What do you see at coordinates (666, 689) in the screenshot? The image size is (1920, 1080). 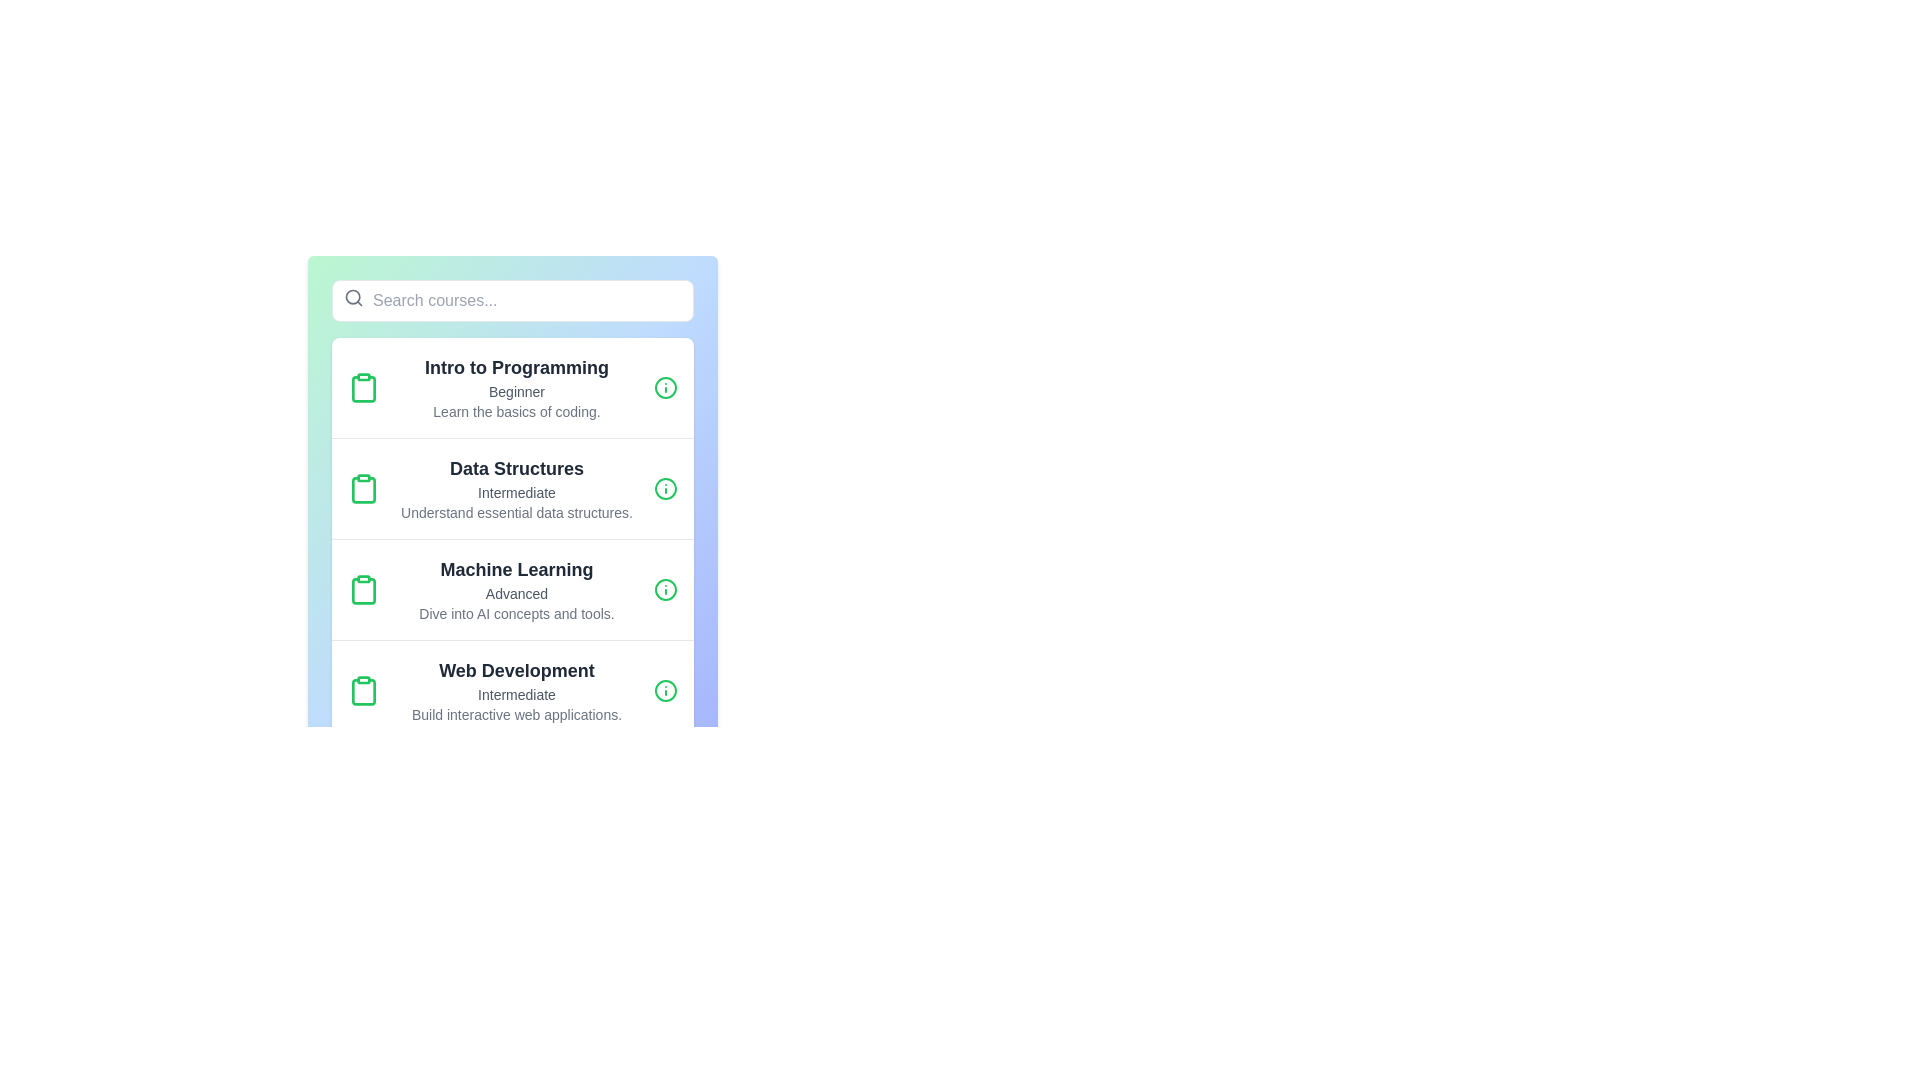 I see `circular vector graphic with a green border that is part of the information icon located to the right of the 'Web Development' list item` at bounding box center [666, 689].